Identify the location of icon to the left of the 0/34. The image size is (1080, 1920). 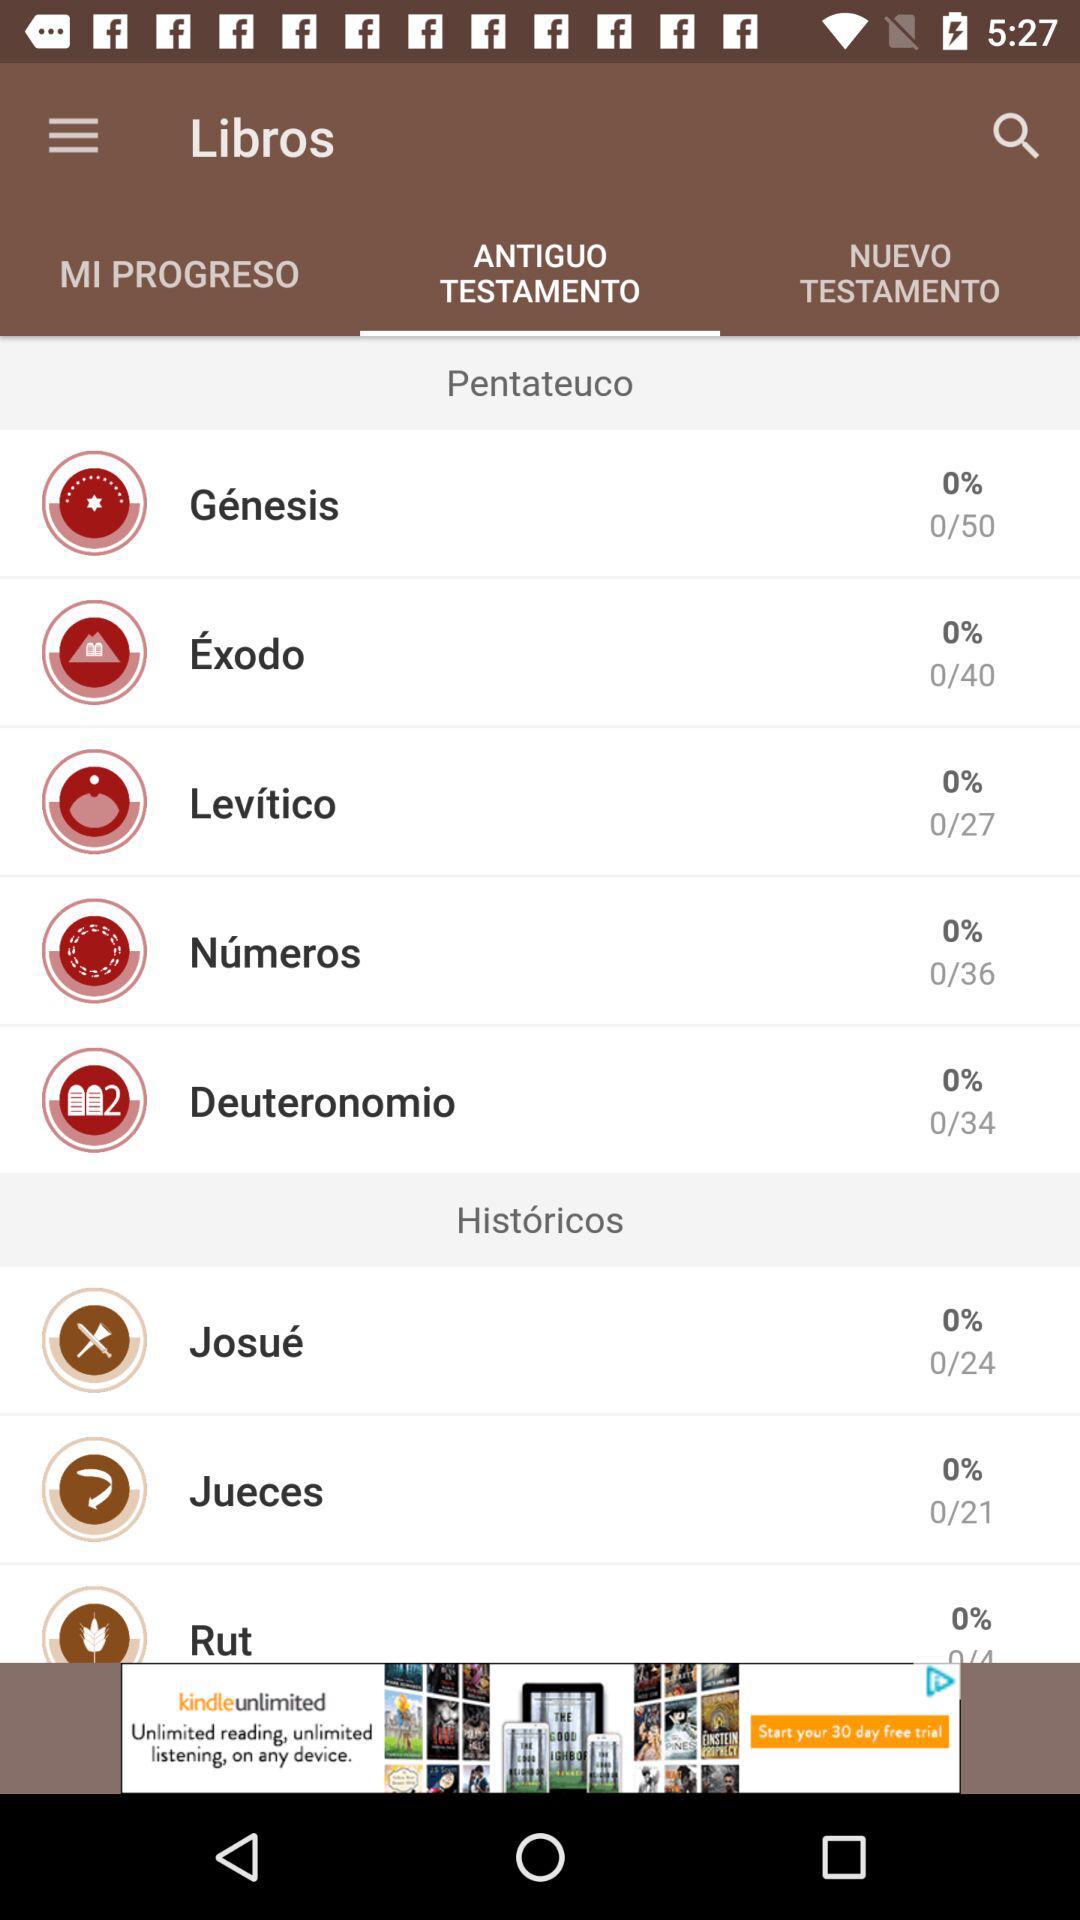
(321, 1099).